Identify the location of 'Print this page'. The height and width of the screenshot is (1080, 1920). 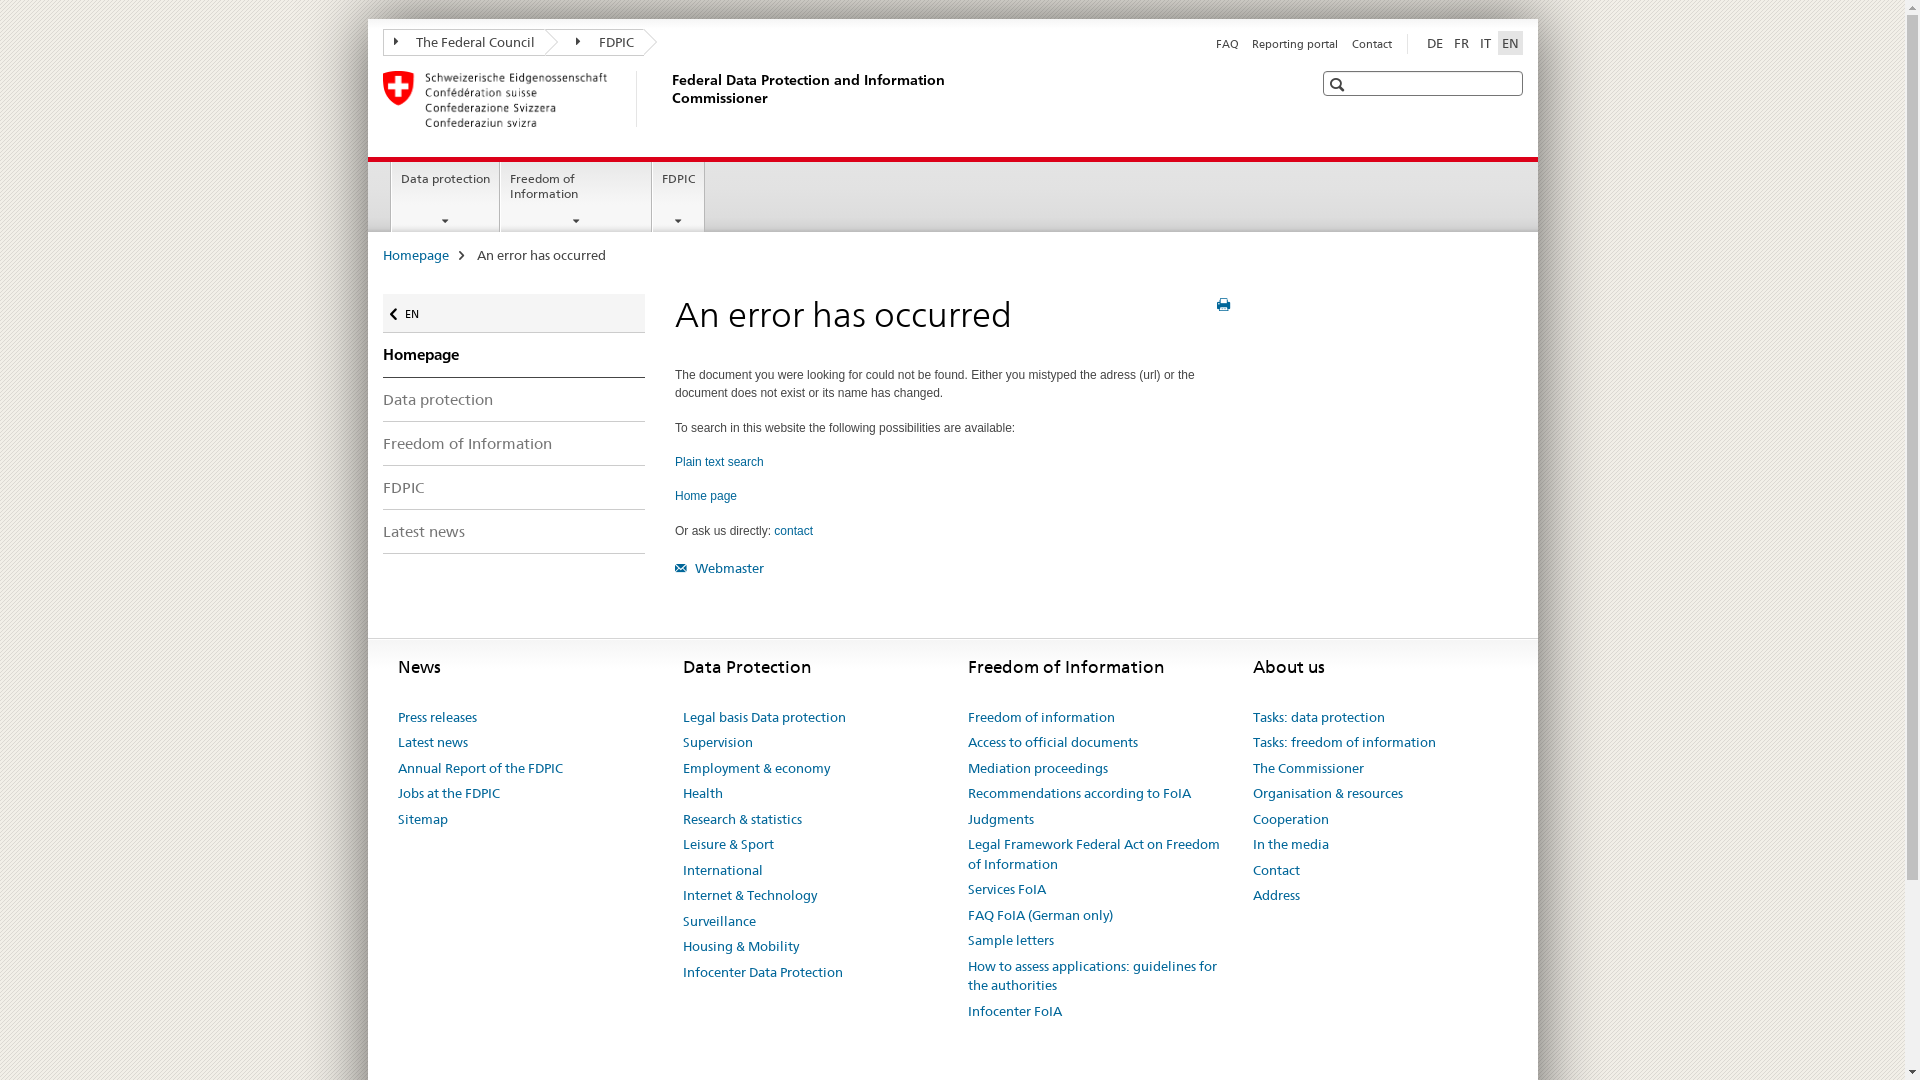
(1222, 304).